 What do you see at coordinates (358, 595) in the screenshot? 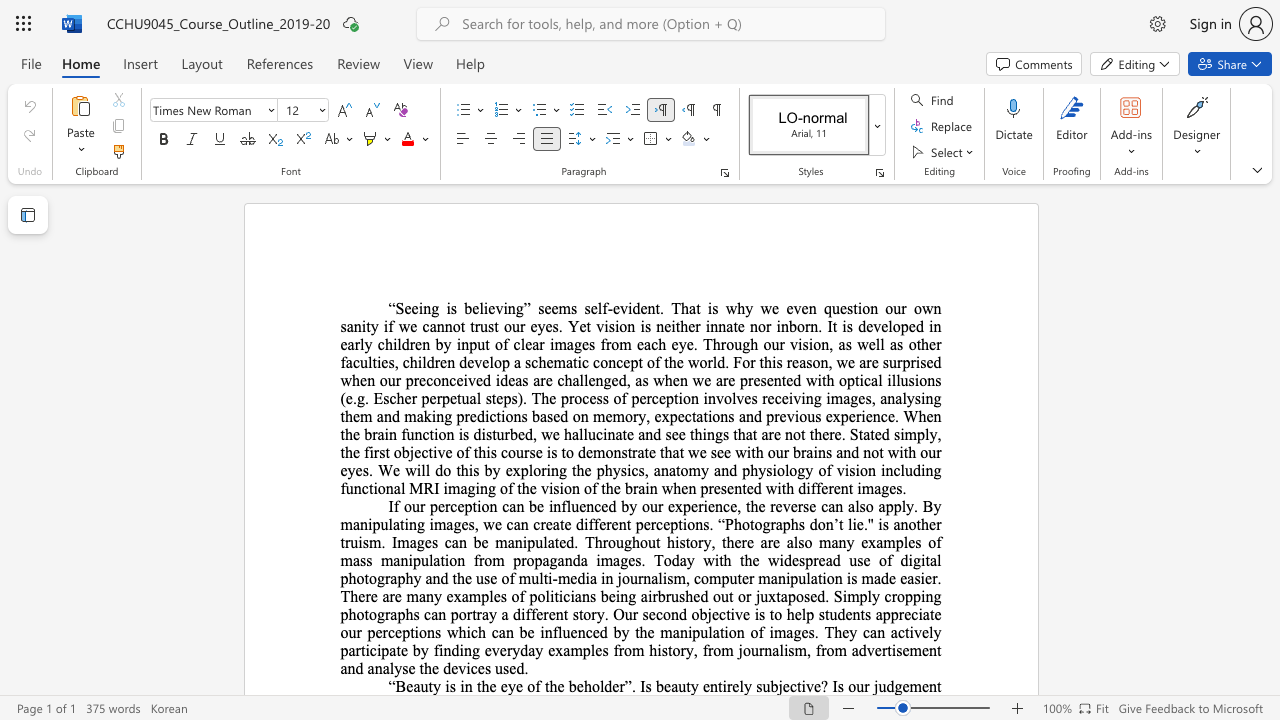
I see `the subset text "ere are many examples of politicians being airbrushed out or juxtaposed. Simply cropping photographs can portray a different story. Our second objective is to help students appreciate our perceptions which can be" within the text "If our perception can be influenced by our experience, the reverse can also apply. By manipulating images, we can create different perceptions. “Photographs don’t lie."` at bounding box center [358, 595].